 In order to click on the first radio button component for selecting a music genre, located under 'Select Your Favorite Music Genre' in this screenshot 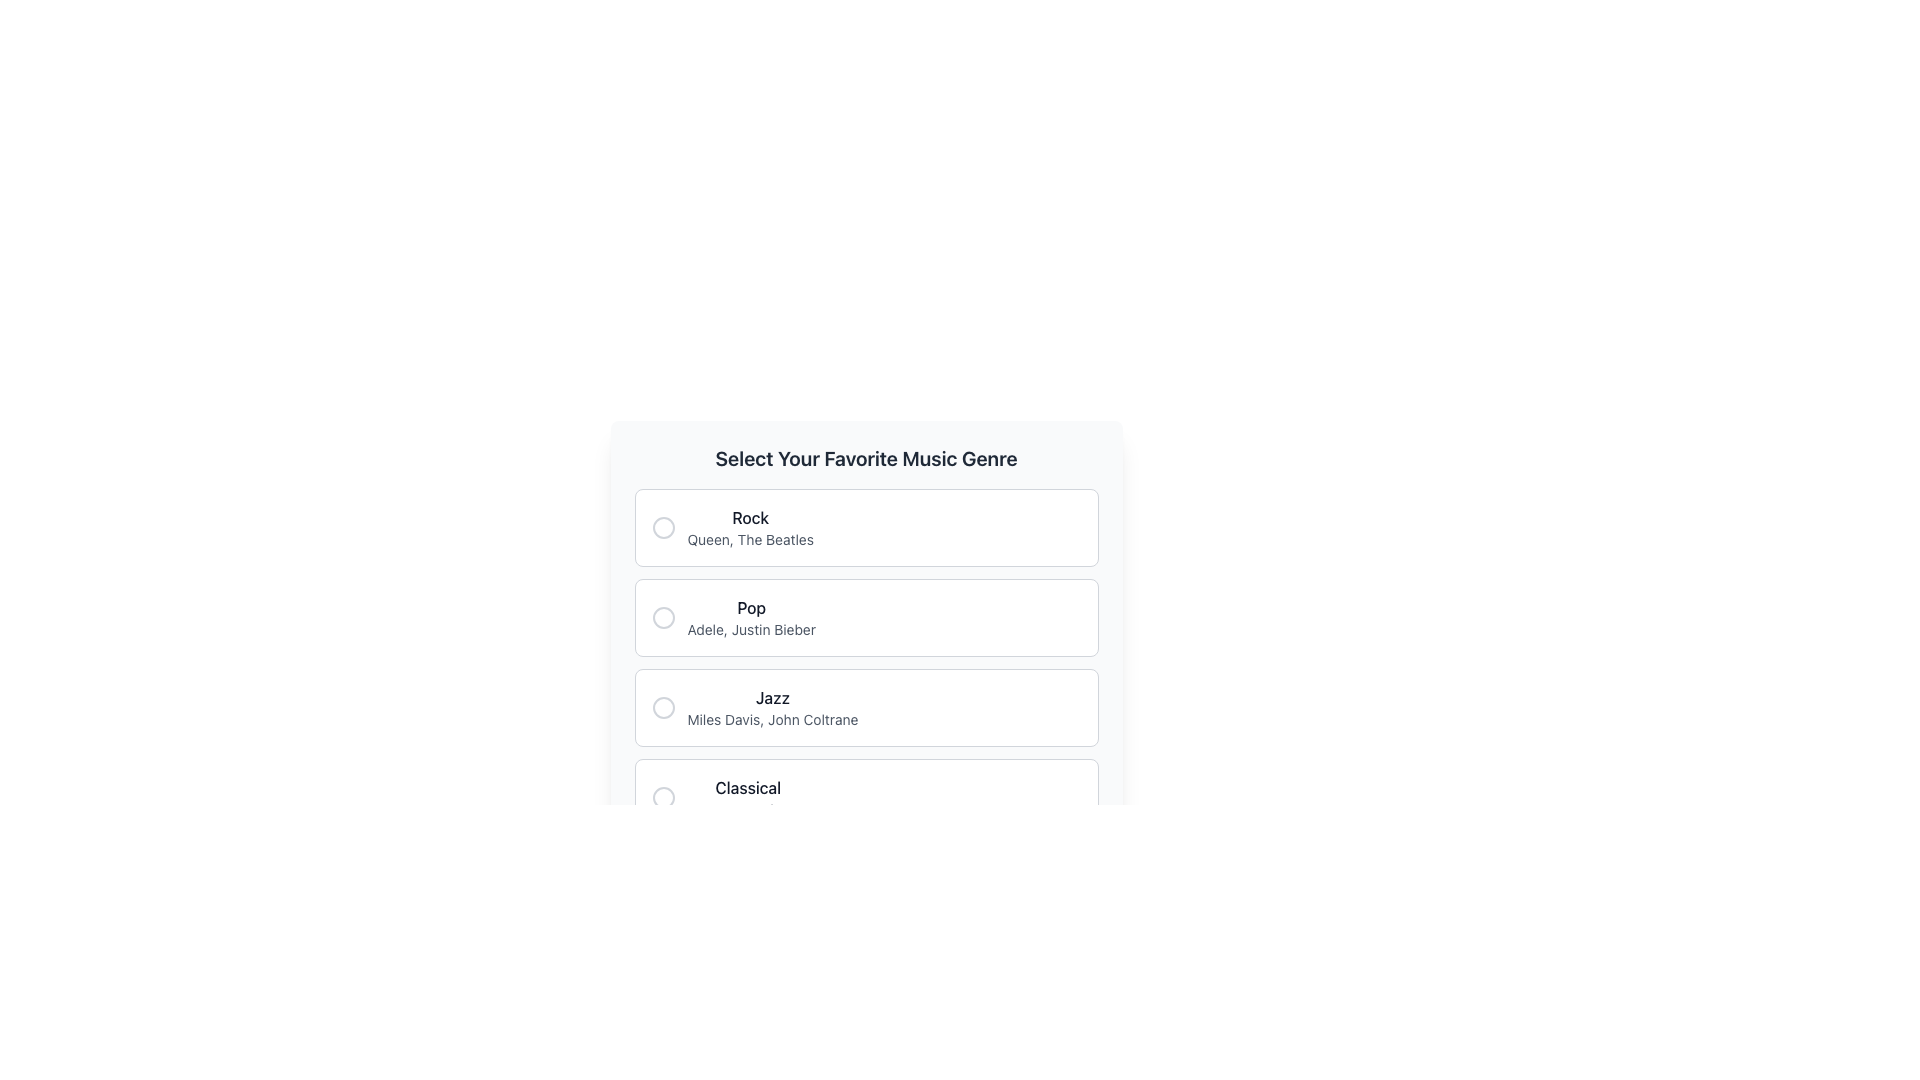, I will do `click(731, 527)`.